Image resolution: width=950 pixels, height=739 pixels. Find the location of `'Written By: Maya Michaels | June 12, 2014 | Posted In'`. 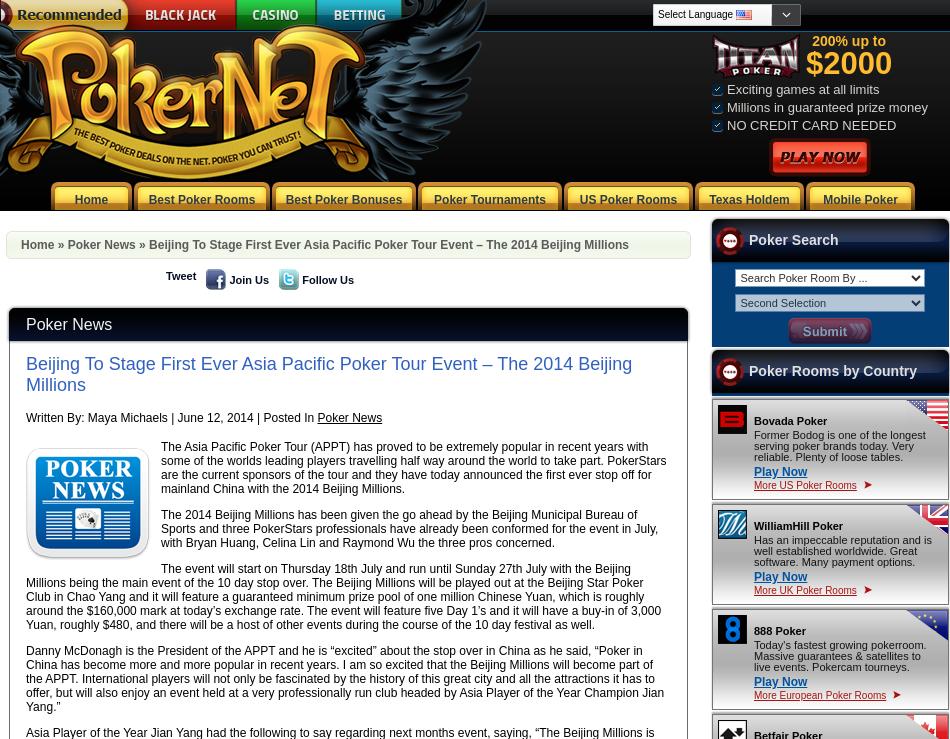

'Written By: Maya Michaels | June 12, 2014 | Posted In' is located at coordinates (171, 416).